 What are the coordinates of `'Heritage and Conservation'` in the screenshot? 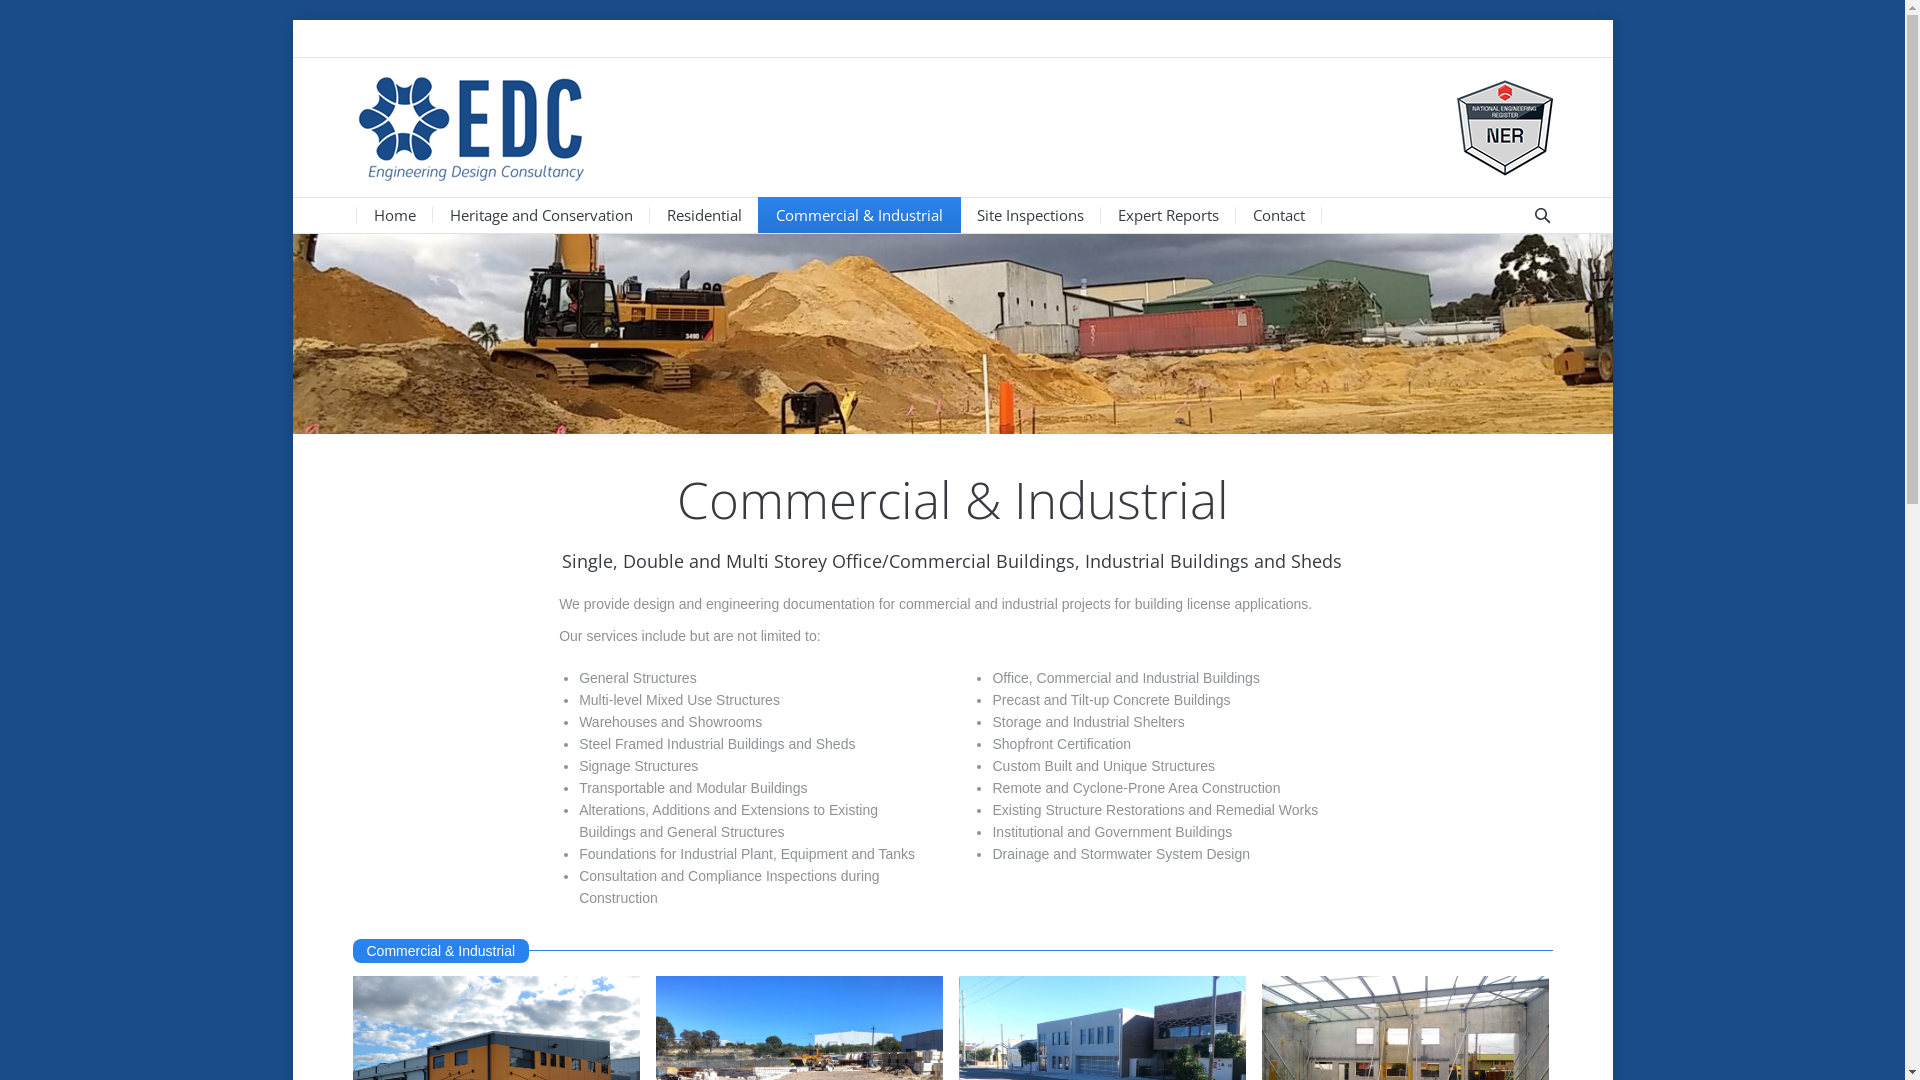 It's located at (541, 215).